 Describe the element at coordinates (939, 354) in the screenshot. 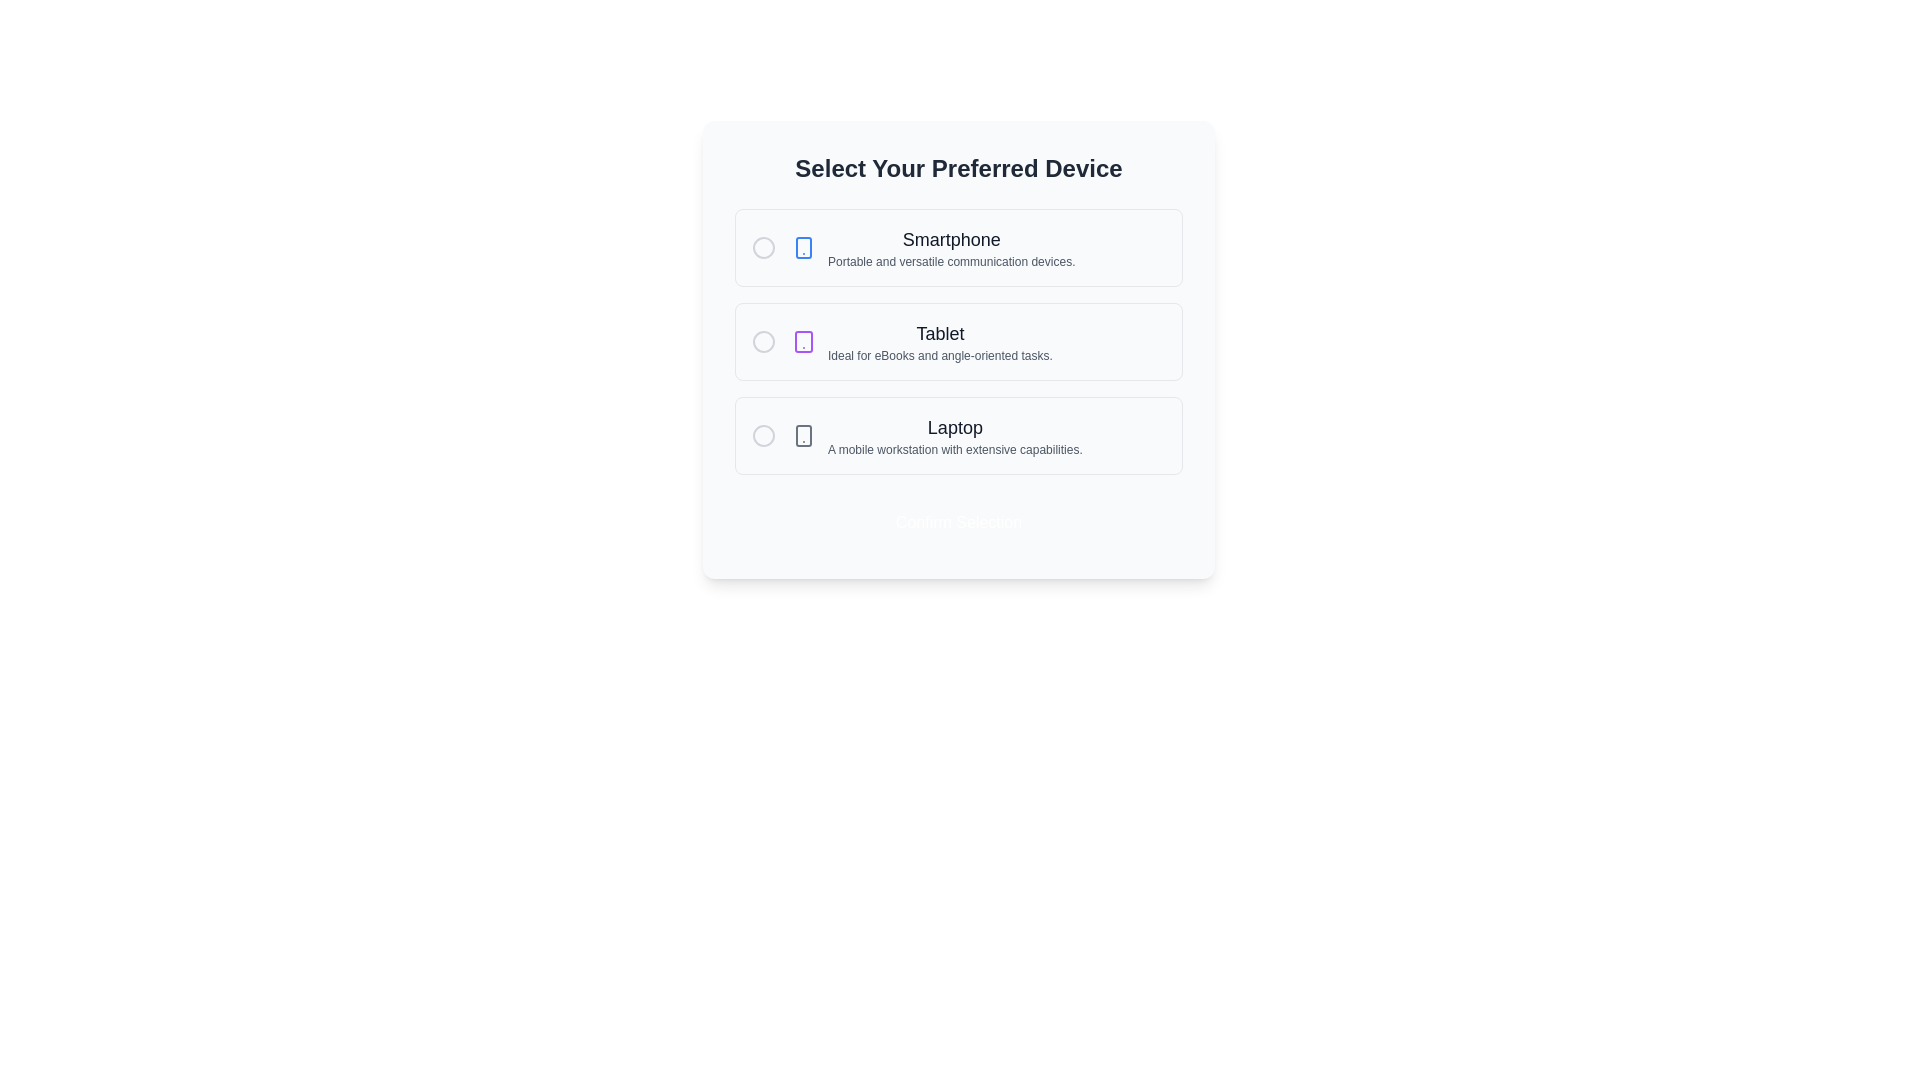

I see `the text label 'Ideal for eBooks and angle-oriented tasks.' located underneath the header 'Tablet' in the second card of the 'Select Your Preferred Device' list` at that location.